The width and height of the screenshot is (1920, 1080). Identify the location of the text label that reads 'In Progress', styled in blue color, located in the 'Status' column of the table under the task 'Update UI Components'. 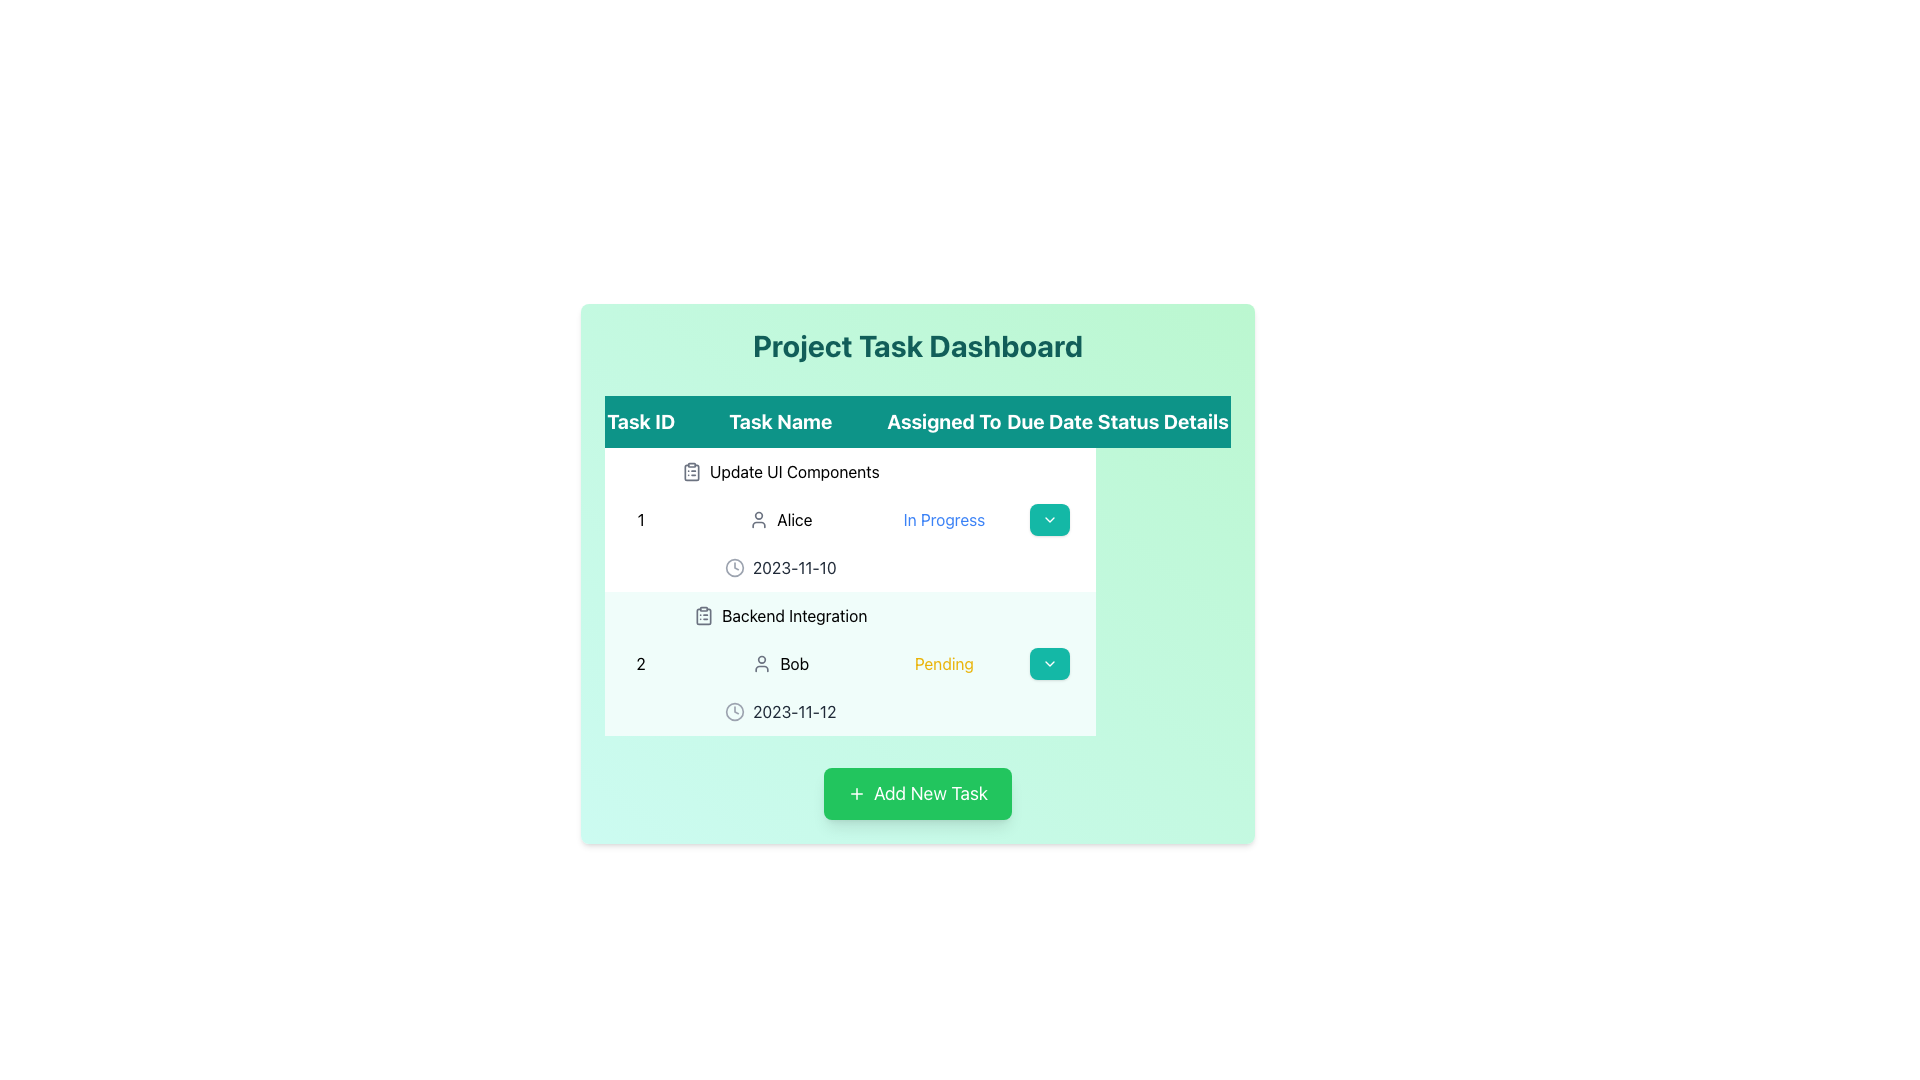
(943, 519).